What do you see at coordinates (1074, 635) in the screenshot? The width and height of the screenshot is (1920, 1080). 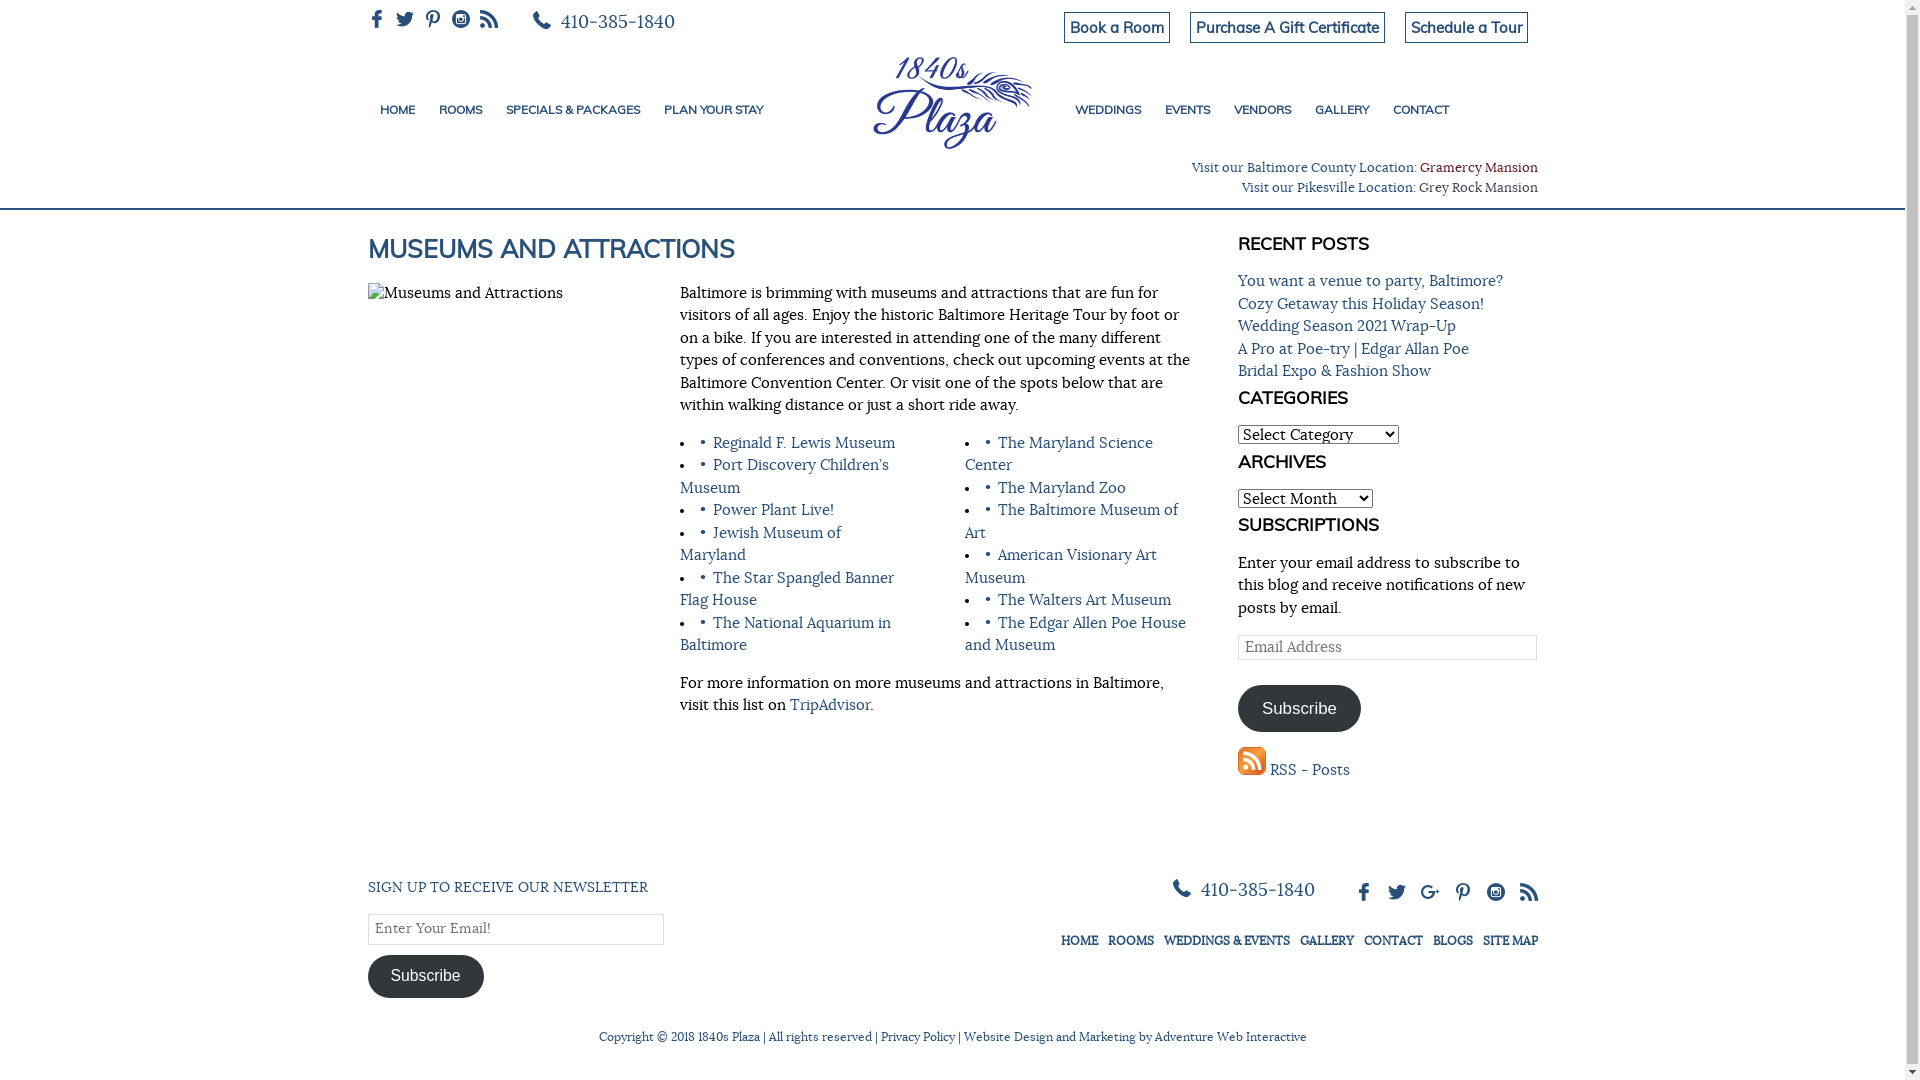 I see `'The Edgar Allen Poe House and Museum'` at bounding box center [1074, 635].